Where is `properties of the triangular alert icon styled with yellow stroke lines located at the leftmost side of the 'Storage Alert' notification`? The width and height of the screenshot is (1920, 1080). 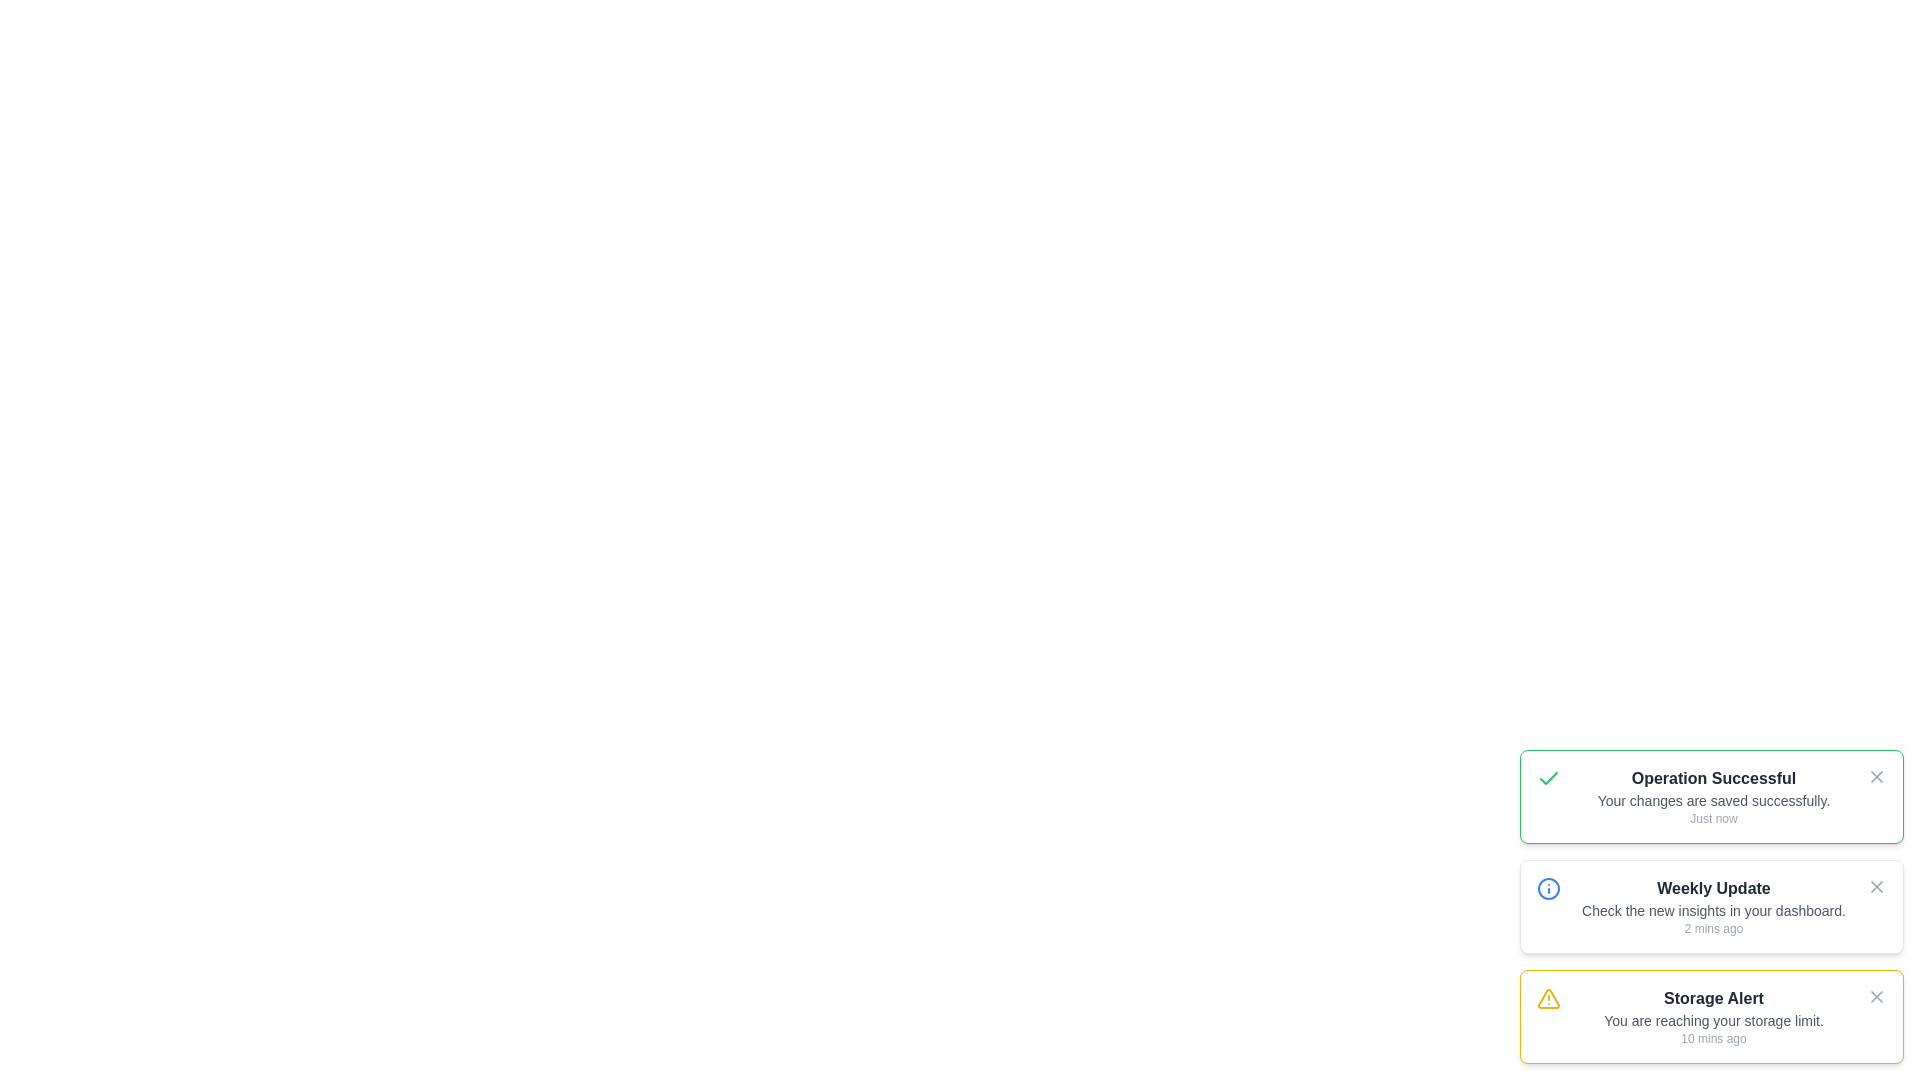
properties of the triangular alert icon styled with yellow stroke lines located at the leftmost side of the 'Storage Alert' notification is located at coordinates (1548, 999).